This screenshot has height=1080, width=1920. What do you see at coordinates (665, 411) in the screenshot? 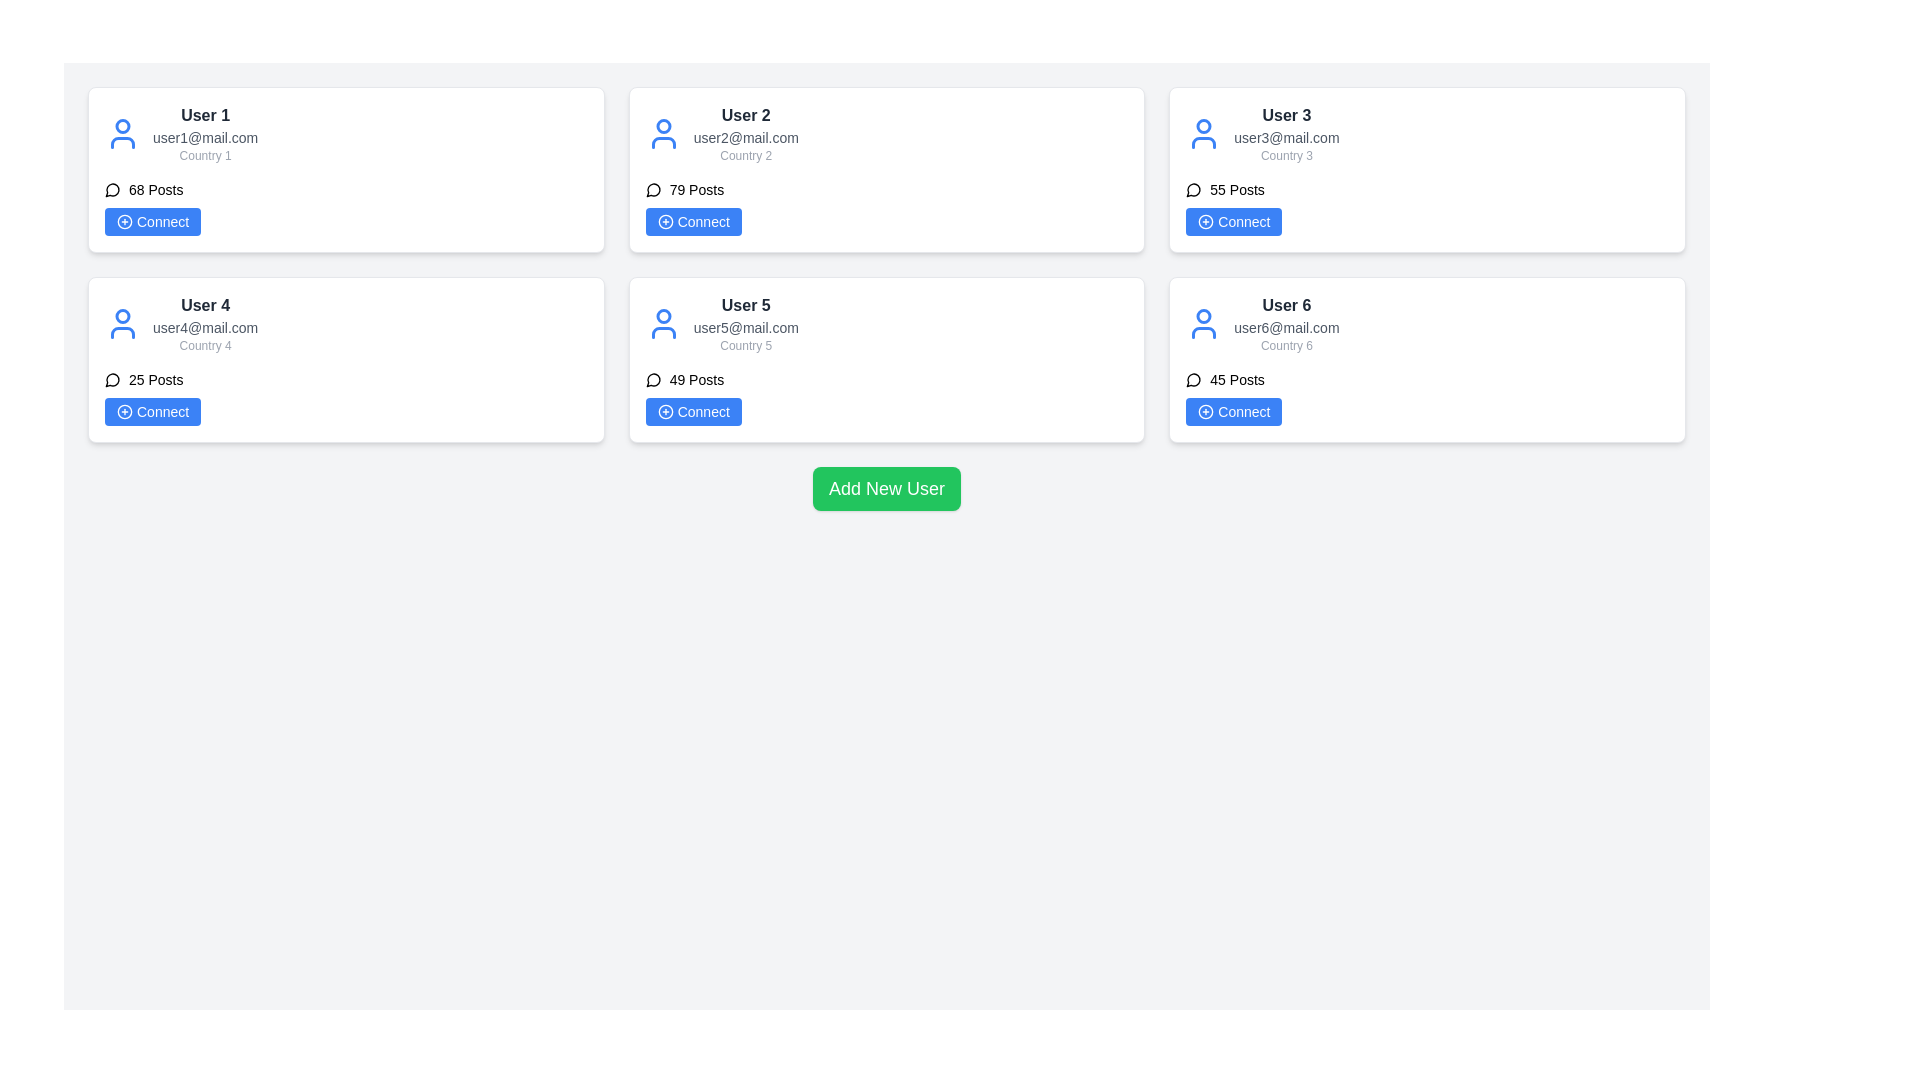
I see `the 'Connect' button icon for 'User 5' located in the second row, center column of the user panel` at bounding box center [665, 411].